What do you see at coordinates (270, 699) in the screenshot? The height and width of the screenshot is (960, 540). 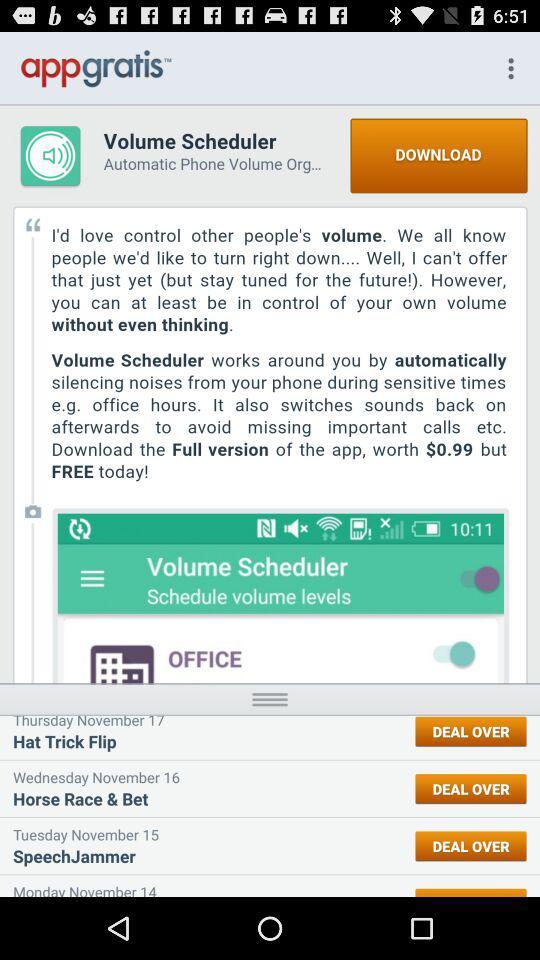 I see `more information` at bounding box center [270, 699].